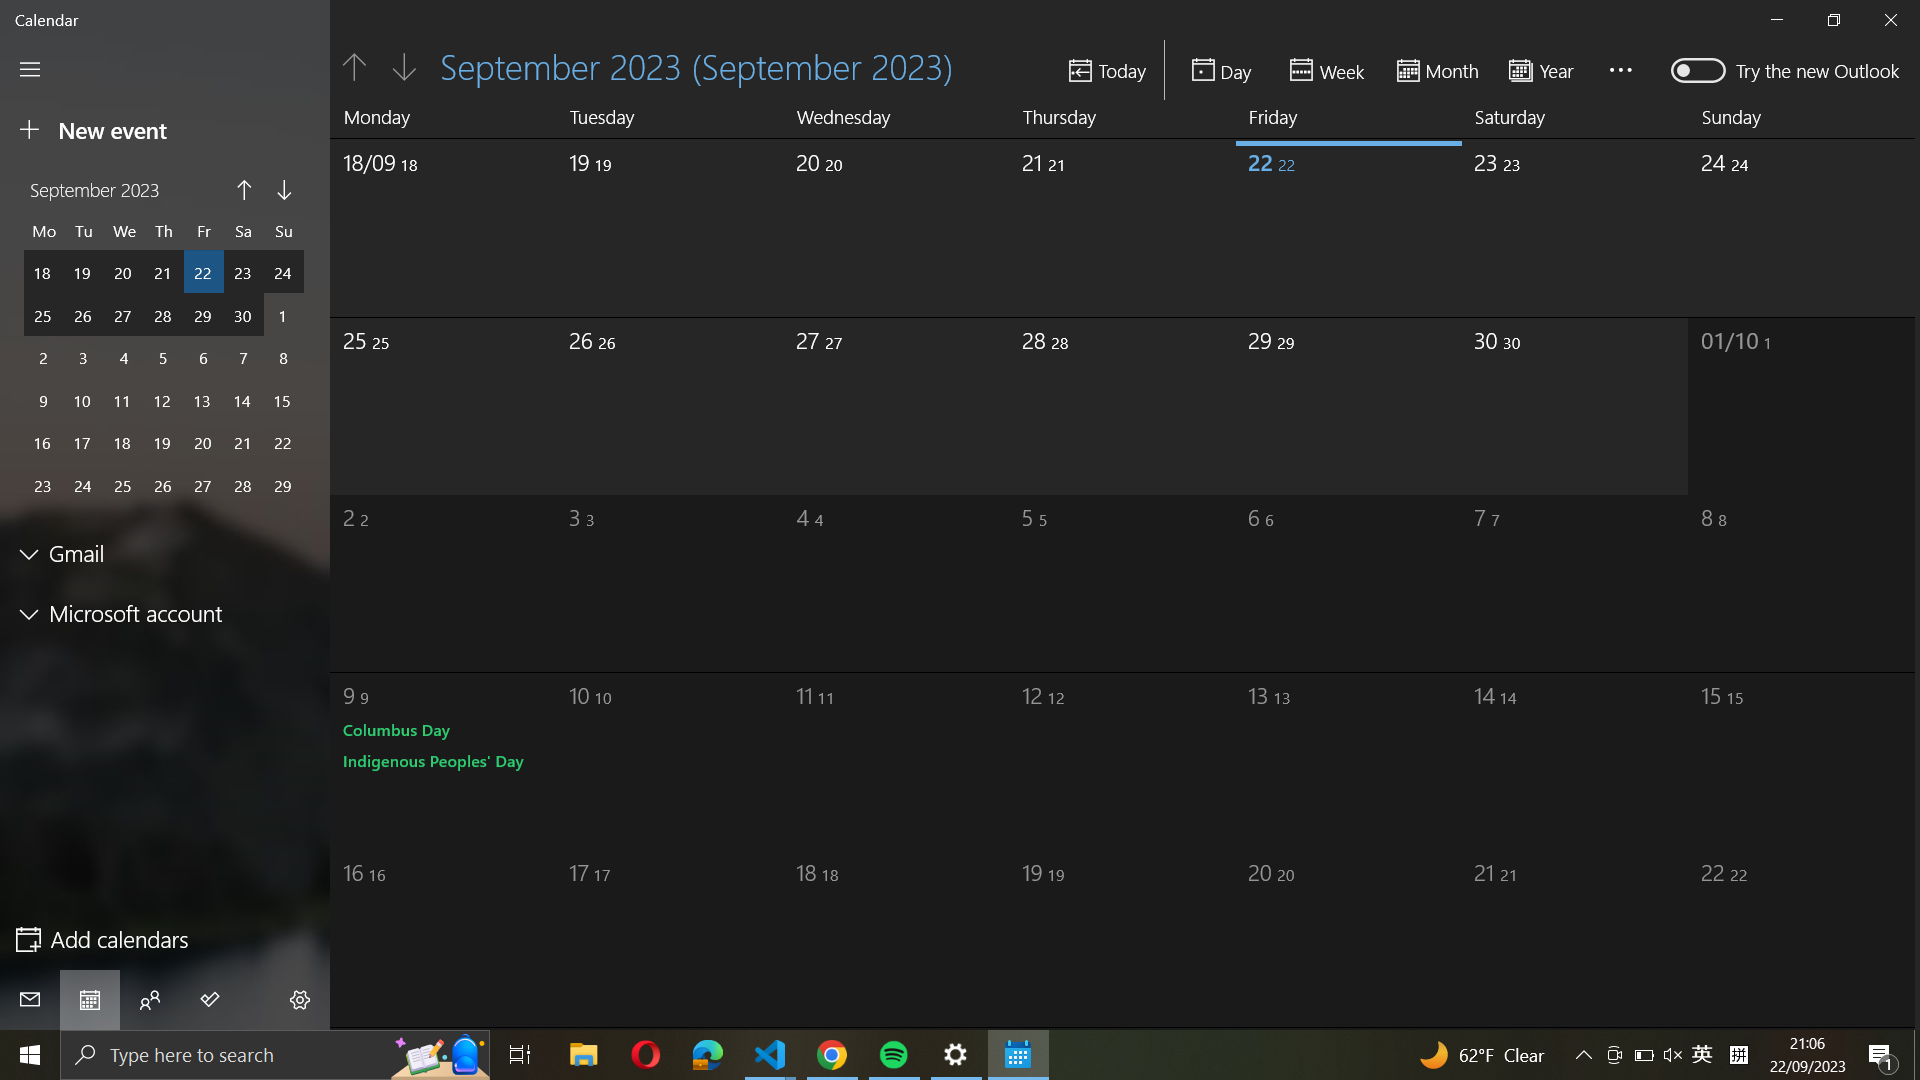  Describe the element at coordinates (30, 68) in the screenshot. I see `Pull up the sidebar` at that location.